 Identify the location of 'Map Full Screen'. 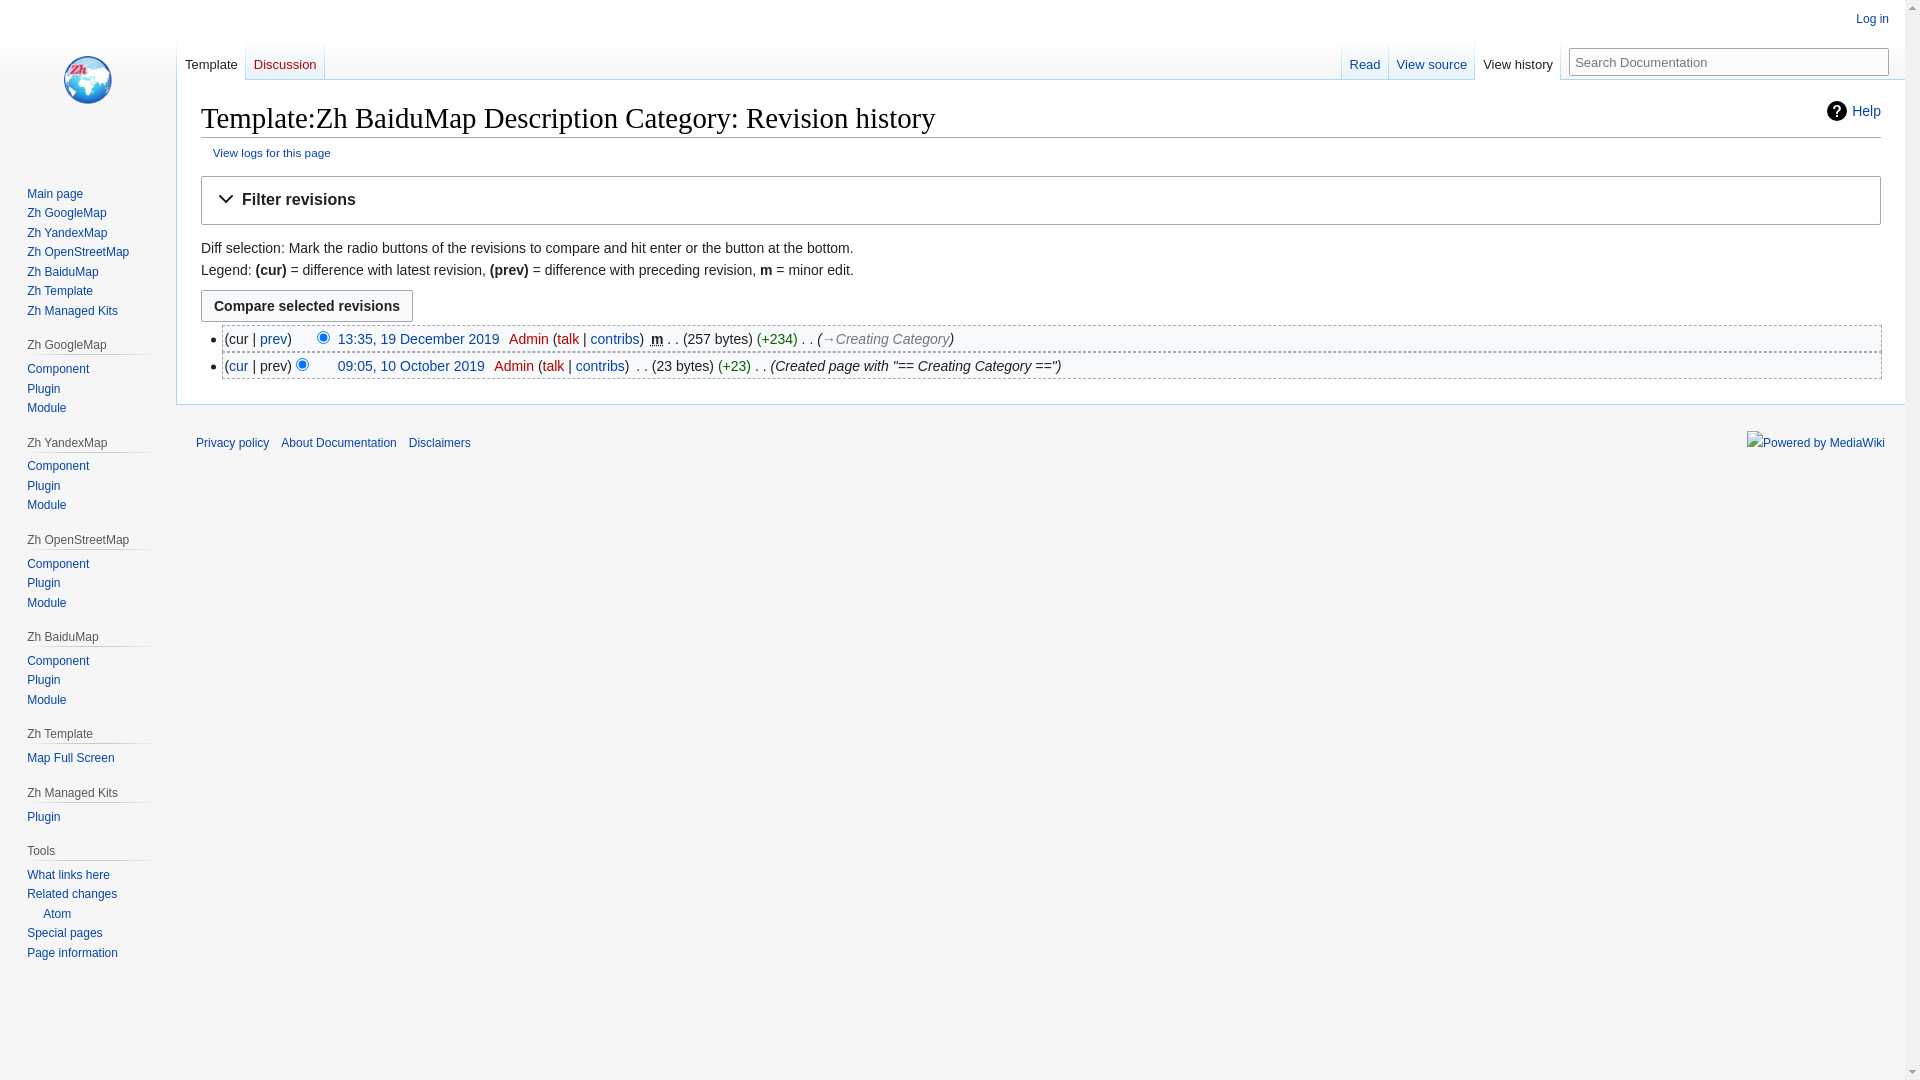
(70, 758).